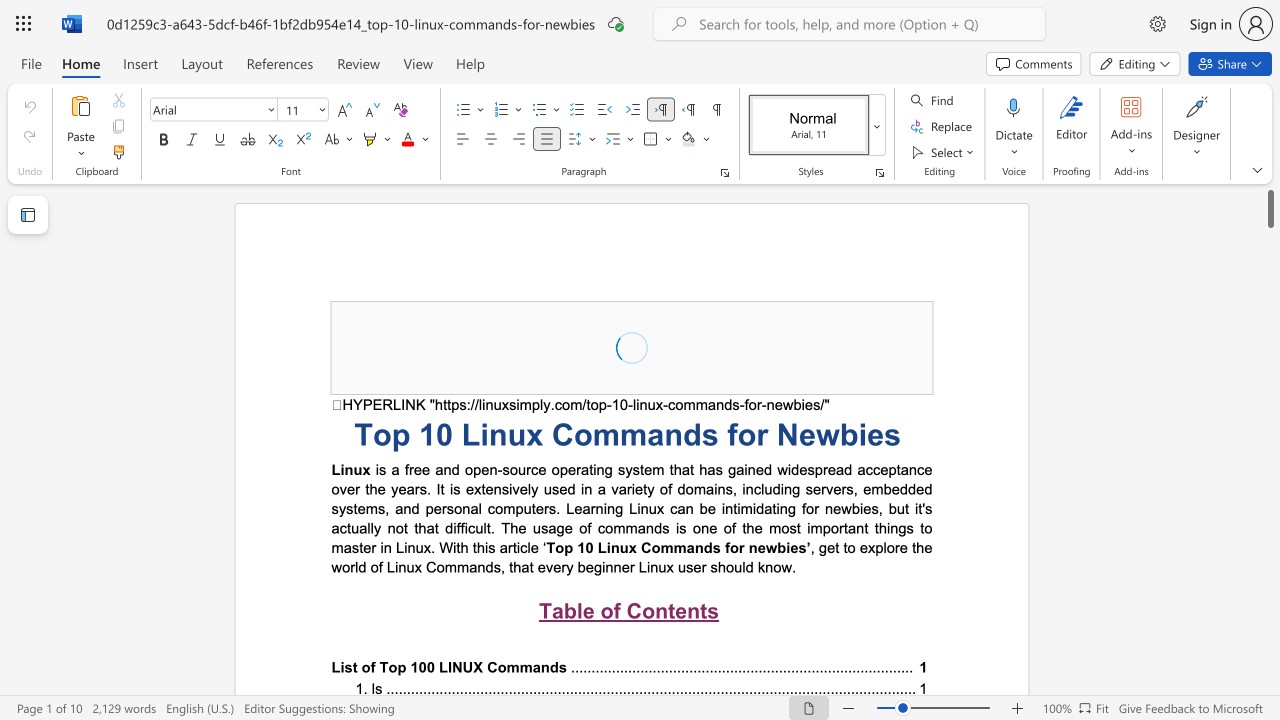 The width and height of the screenshot is (1280, 720). What do you see at coordinates (1269, 650) in the screenshot?
I see `the scrollbar on the right to shift the page lower` at bounding box center [1269, 650].